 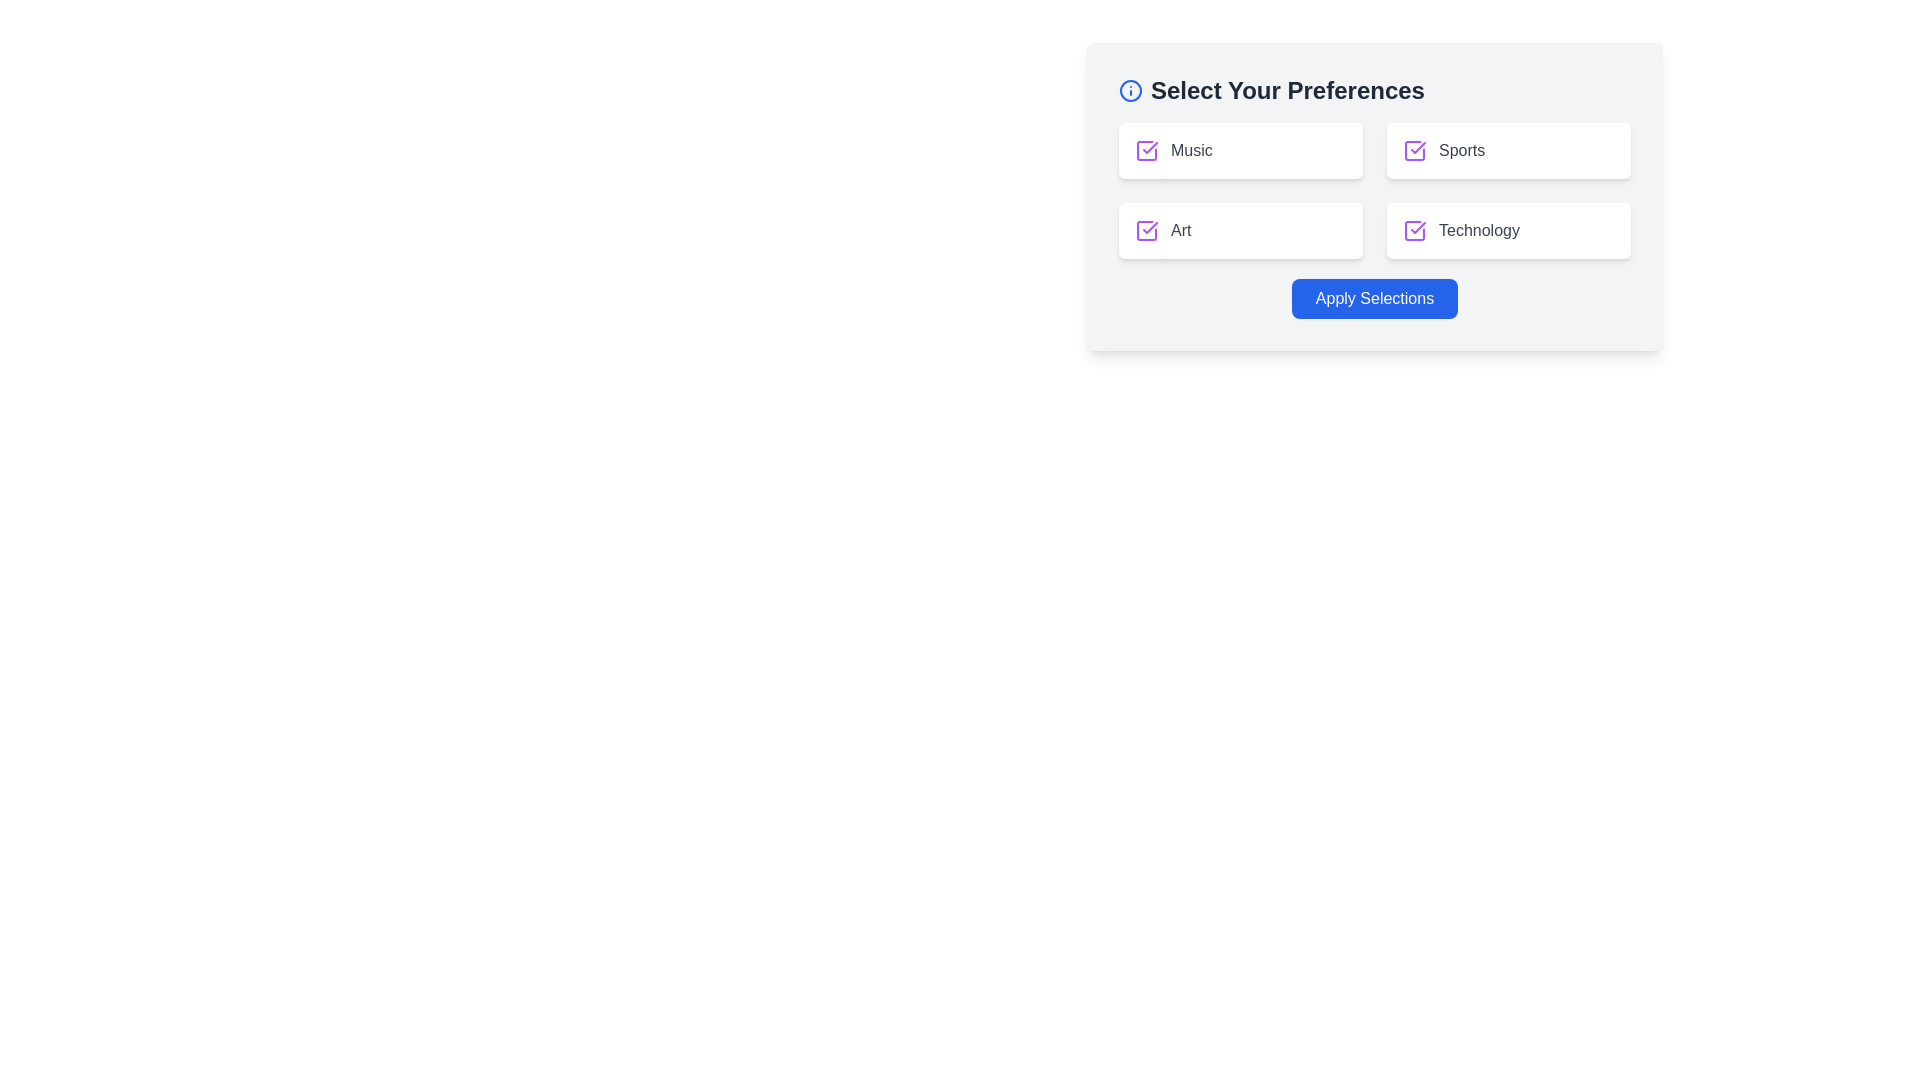 I want to click on the 'Music' checkbox option within the 'Select Your Preferences' interface to prepare for interaction, so click(x=1240, y=149).